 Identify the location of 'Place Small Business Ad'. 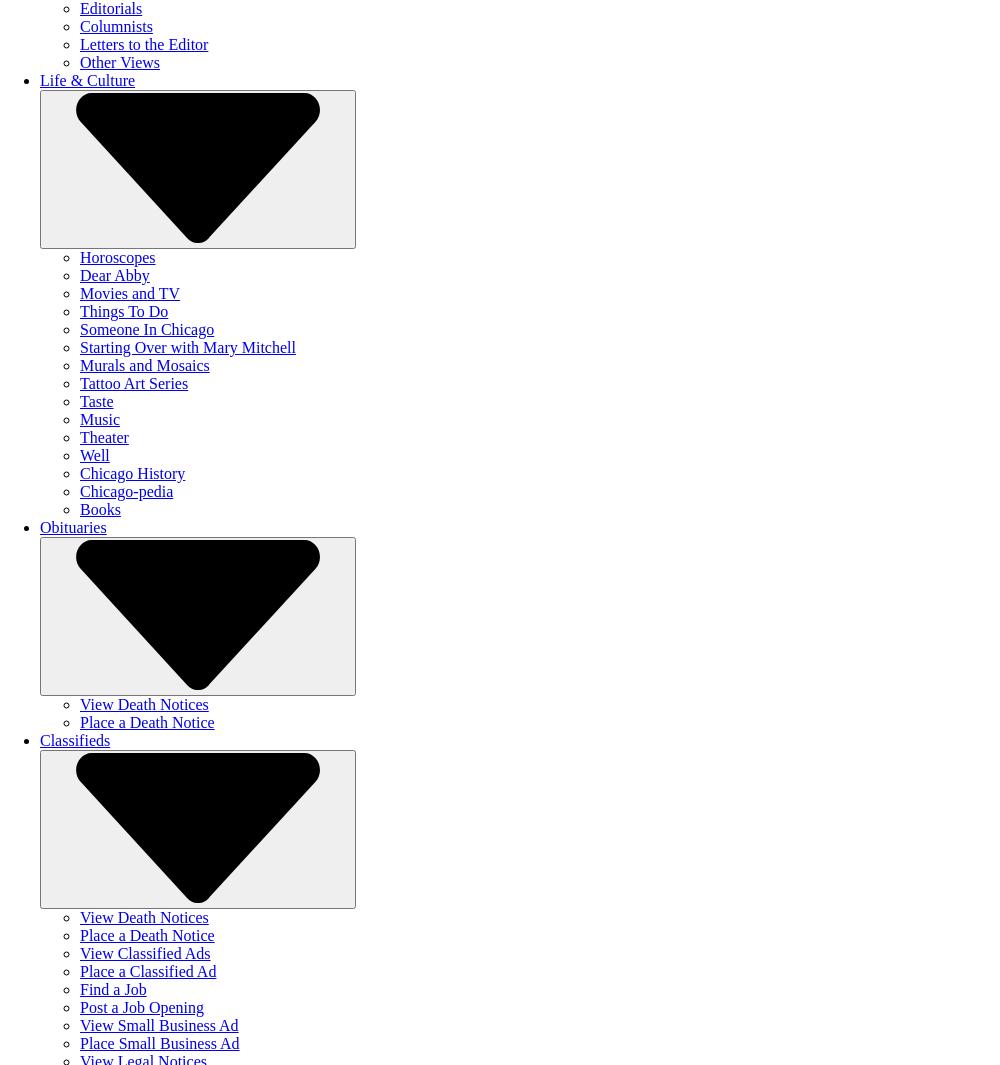
(79, 1043).